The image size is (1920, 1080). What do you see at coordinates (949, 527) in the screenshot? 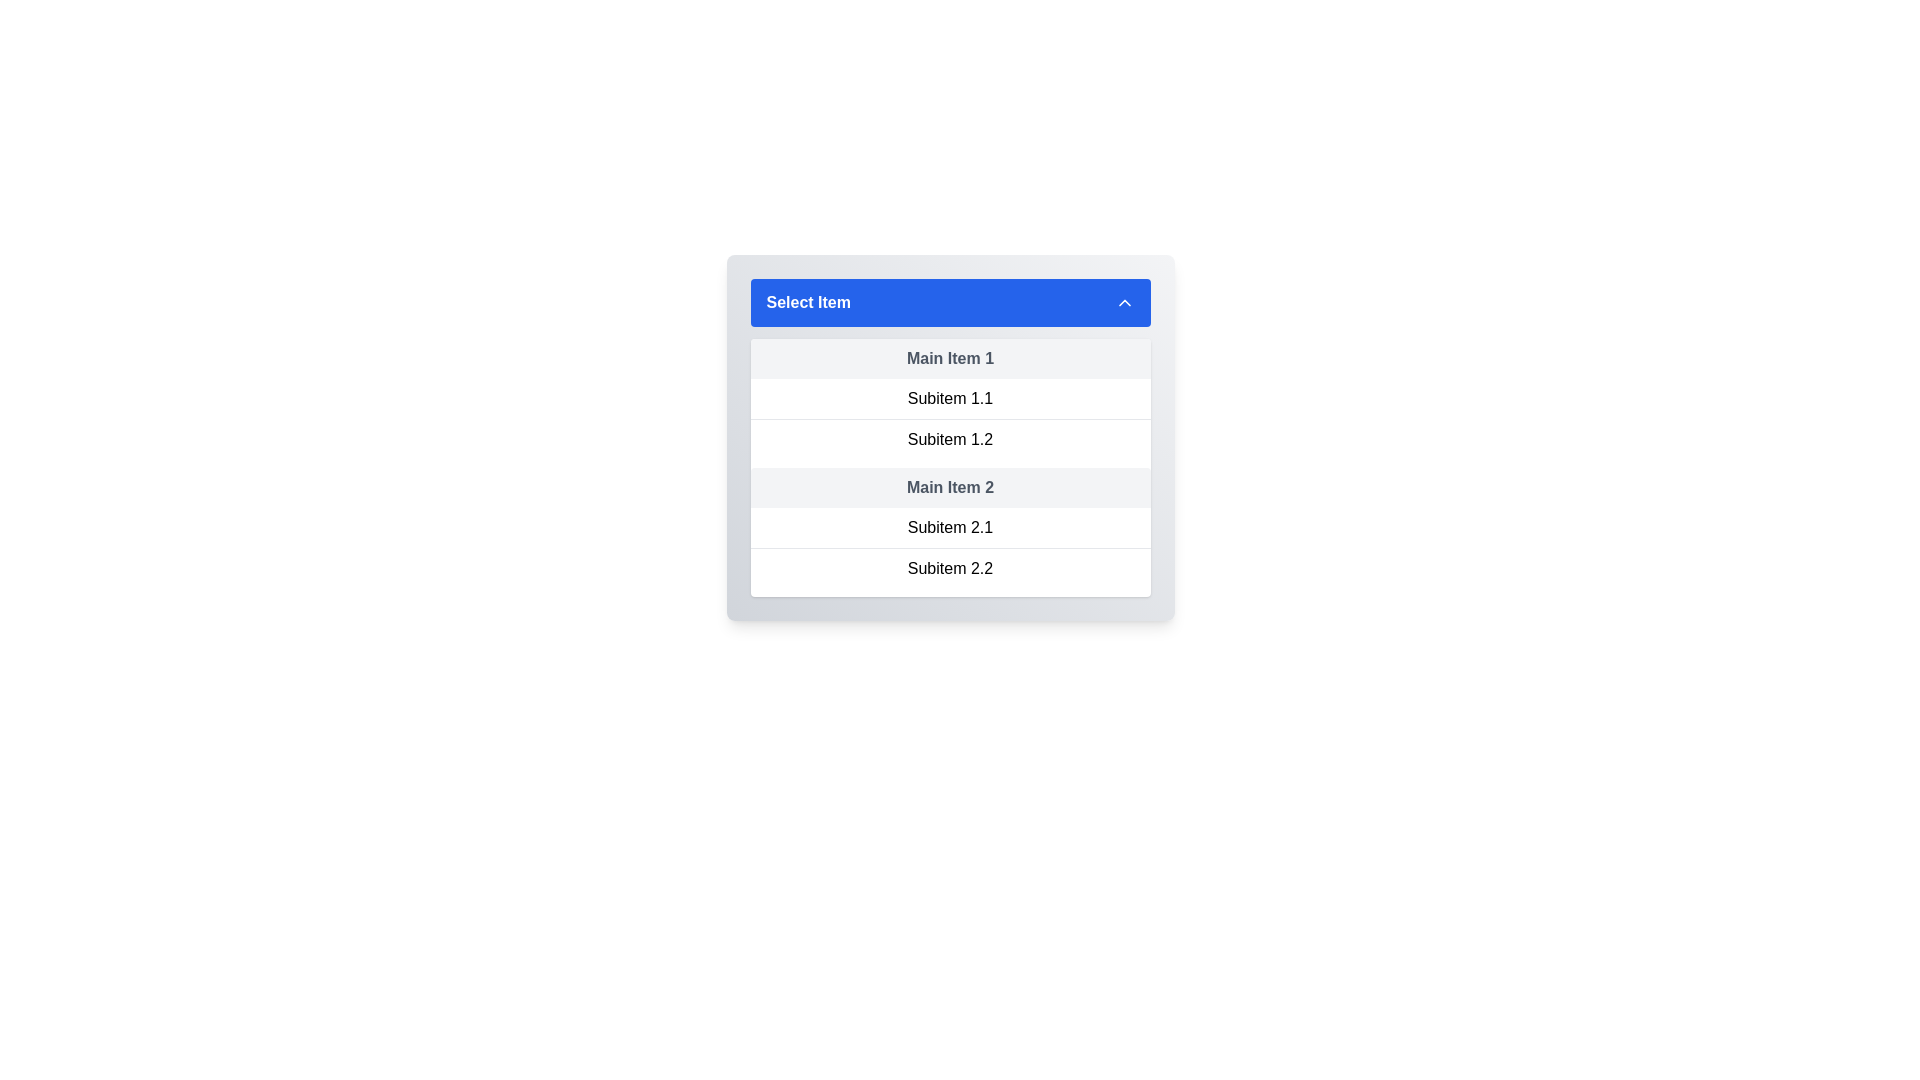
I see `the menu item displaying 'Subitem 2.1'` at bounding box center [949, 527].